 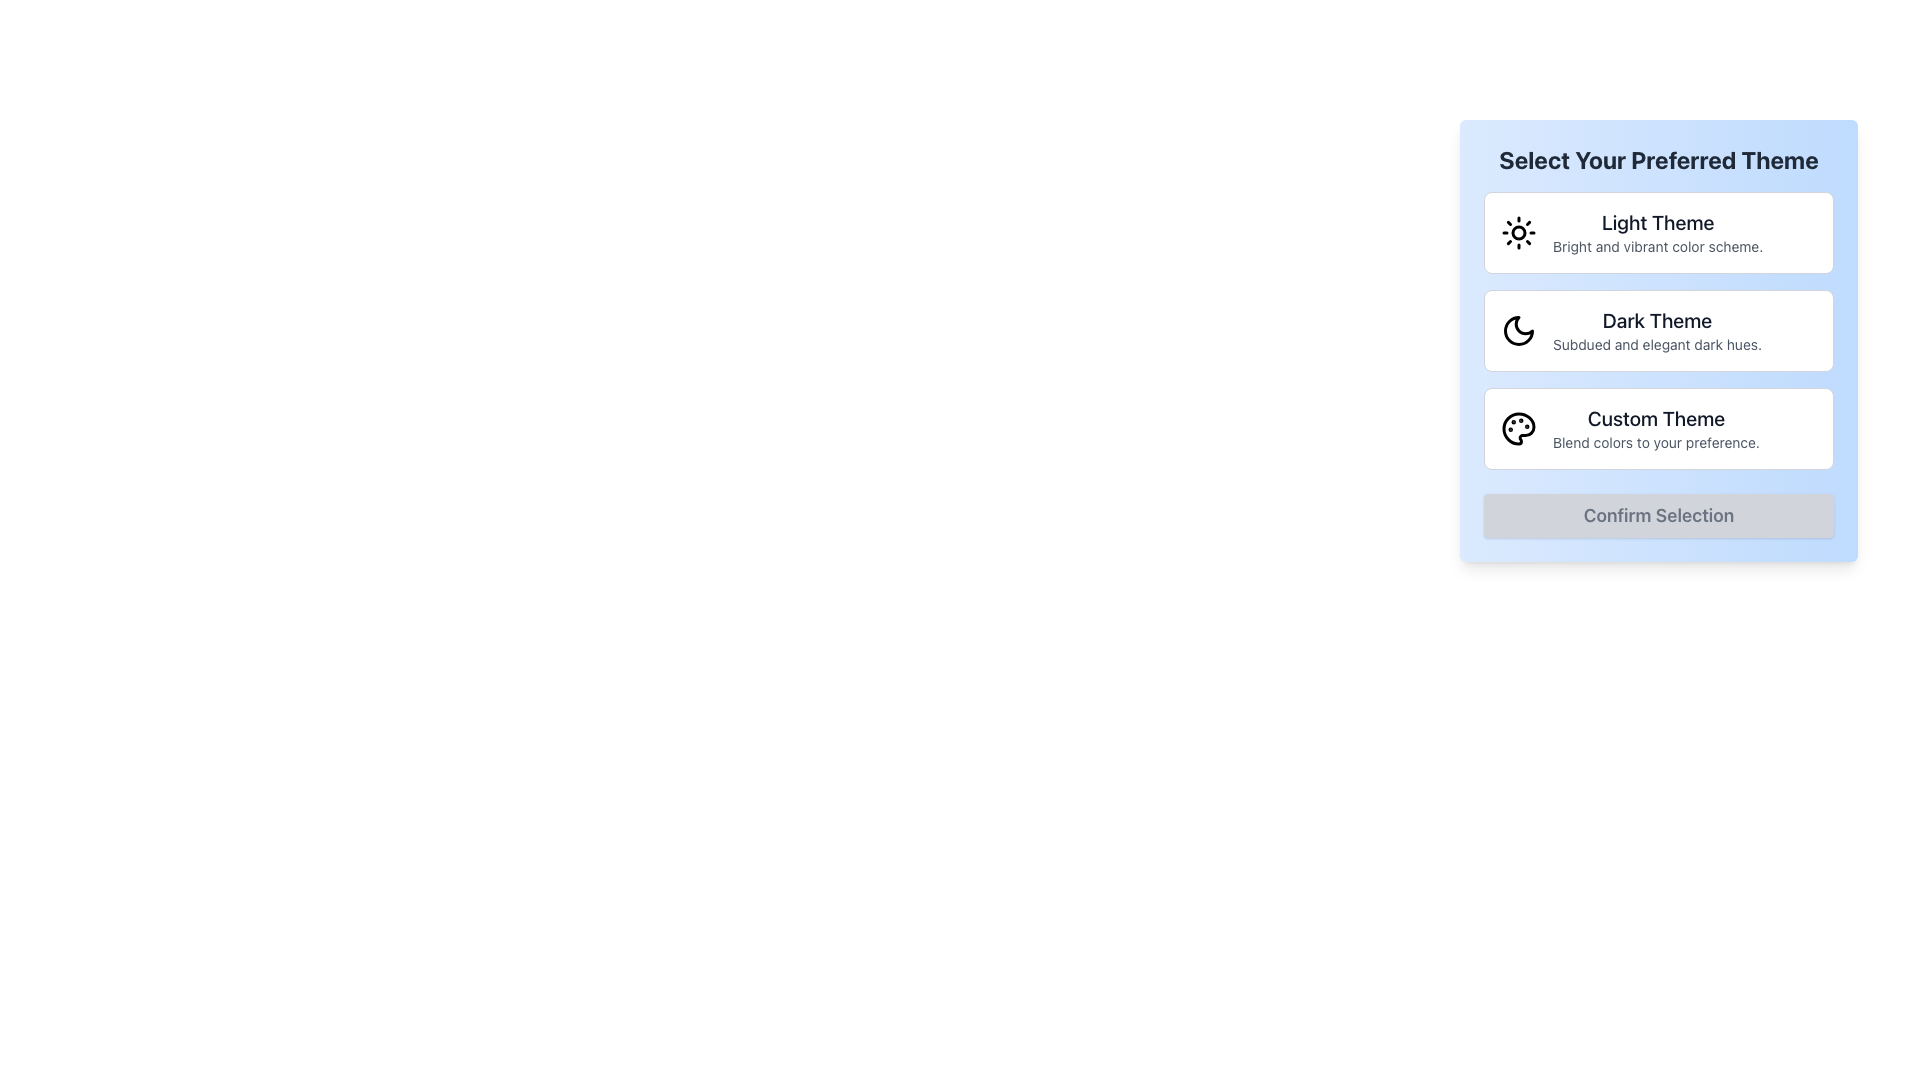 I want to click on label identified as the title for the 'Light Theme' option located at the top of the card in the theme selection interface, so click(x=1658, y=223).